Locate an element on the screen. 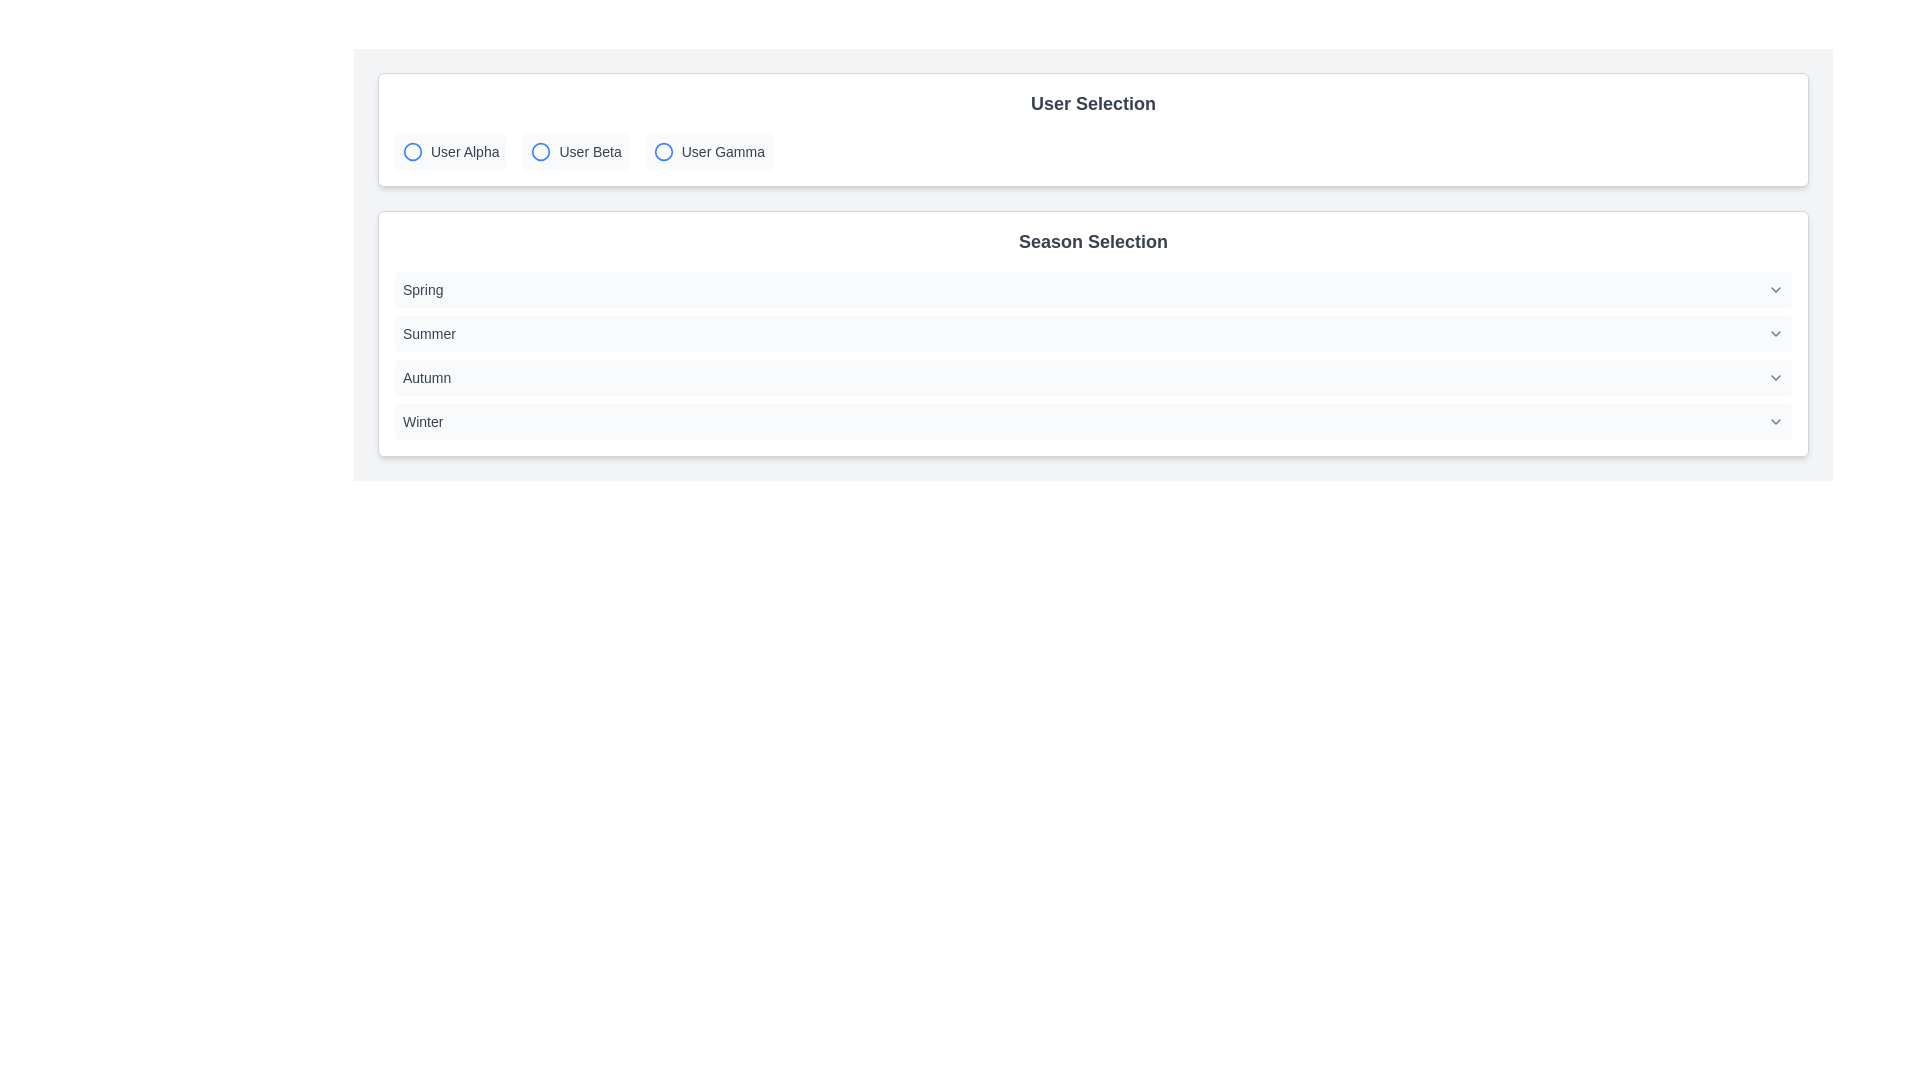 Image resolution: width=1920 pixels, height=1080 pixels. the leftmost icon of the 'User Gamma' option group within the 'User Selection' panel is located at coordinates (663, 150).